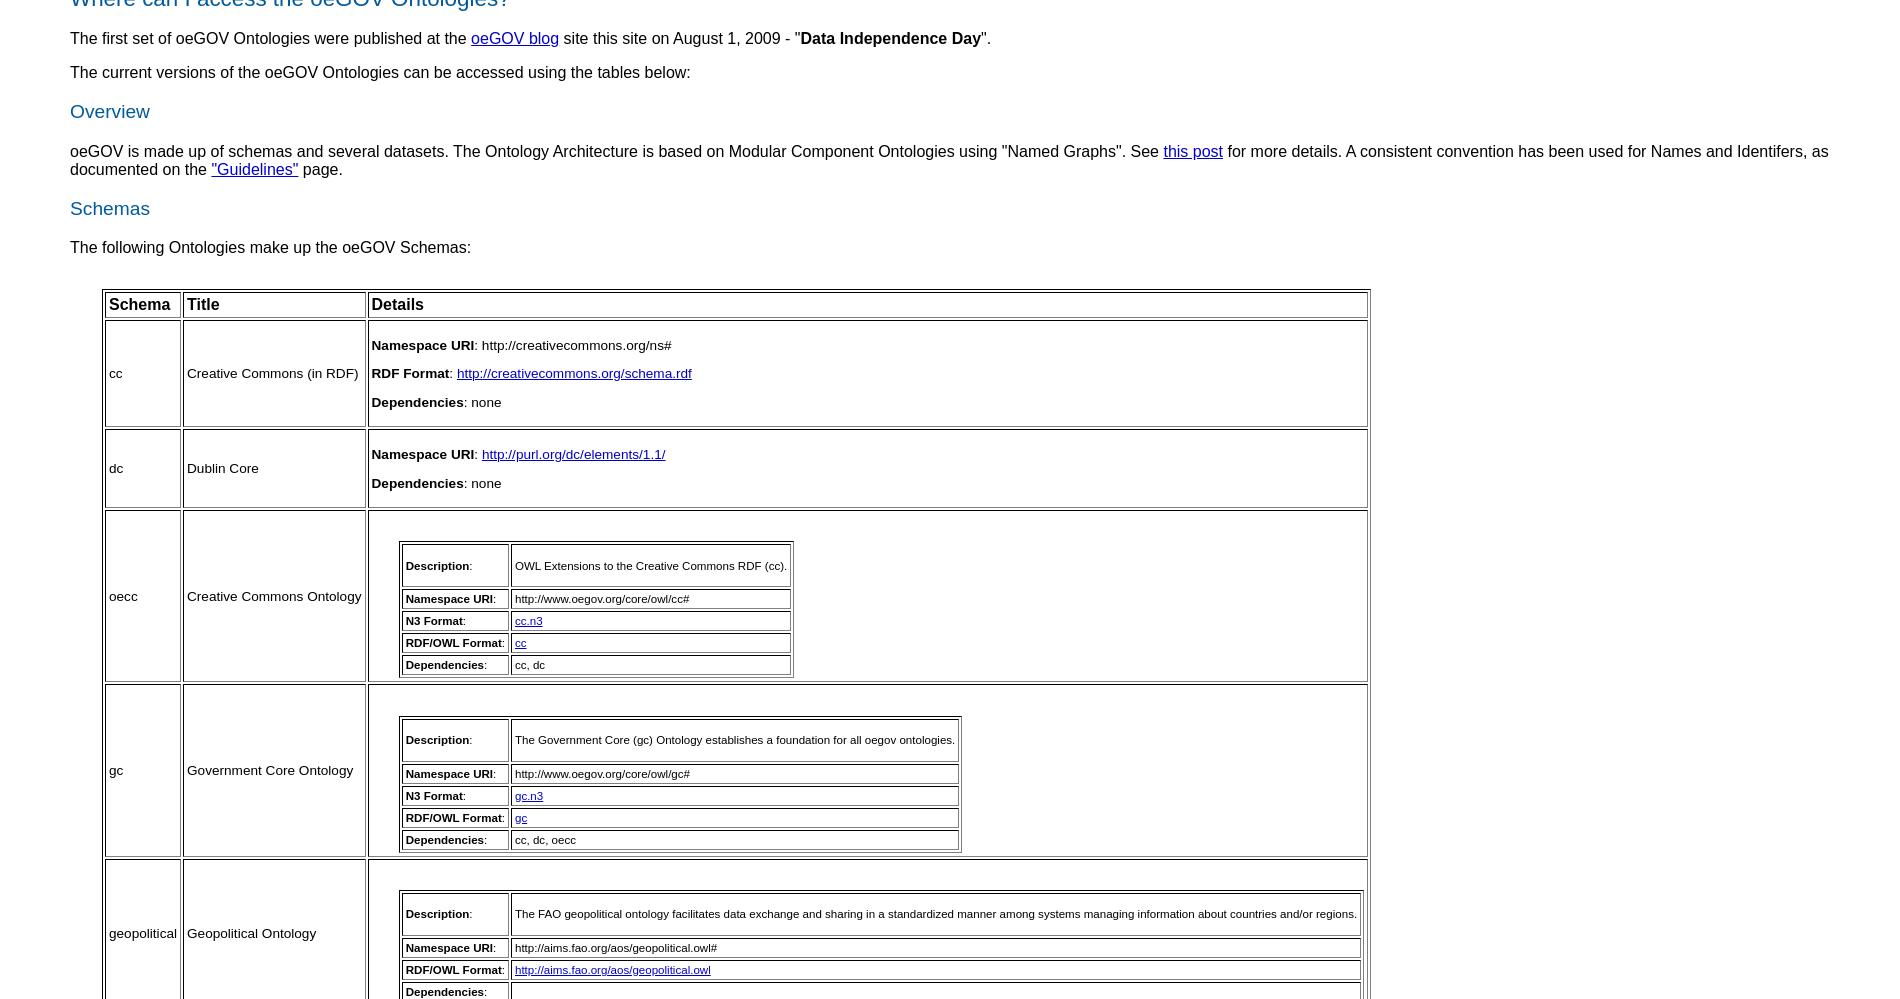 The height and width of the screenshot is (999, 1900). Describe the element at coordinates (528, 795) in the screenshot. I see `'gc.n3'` at that location.